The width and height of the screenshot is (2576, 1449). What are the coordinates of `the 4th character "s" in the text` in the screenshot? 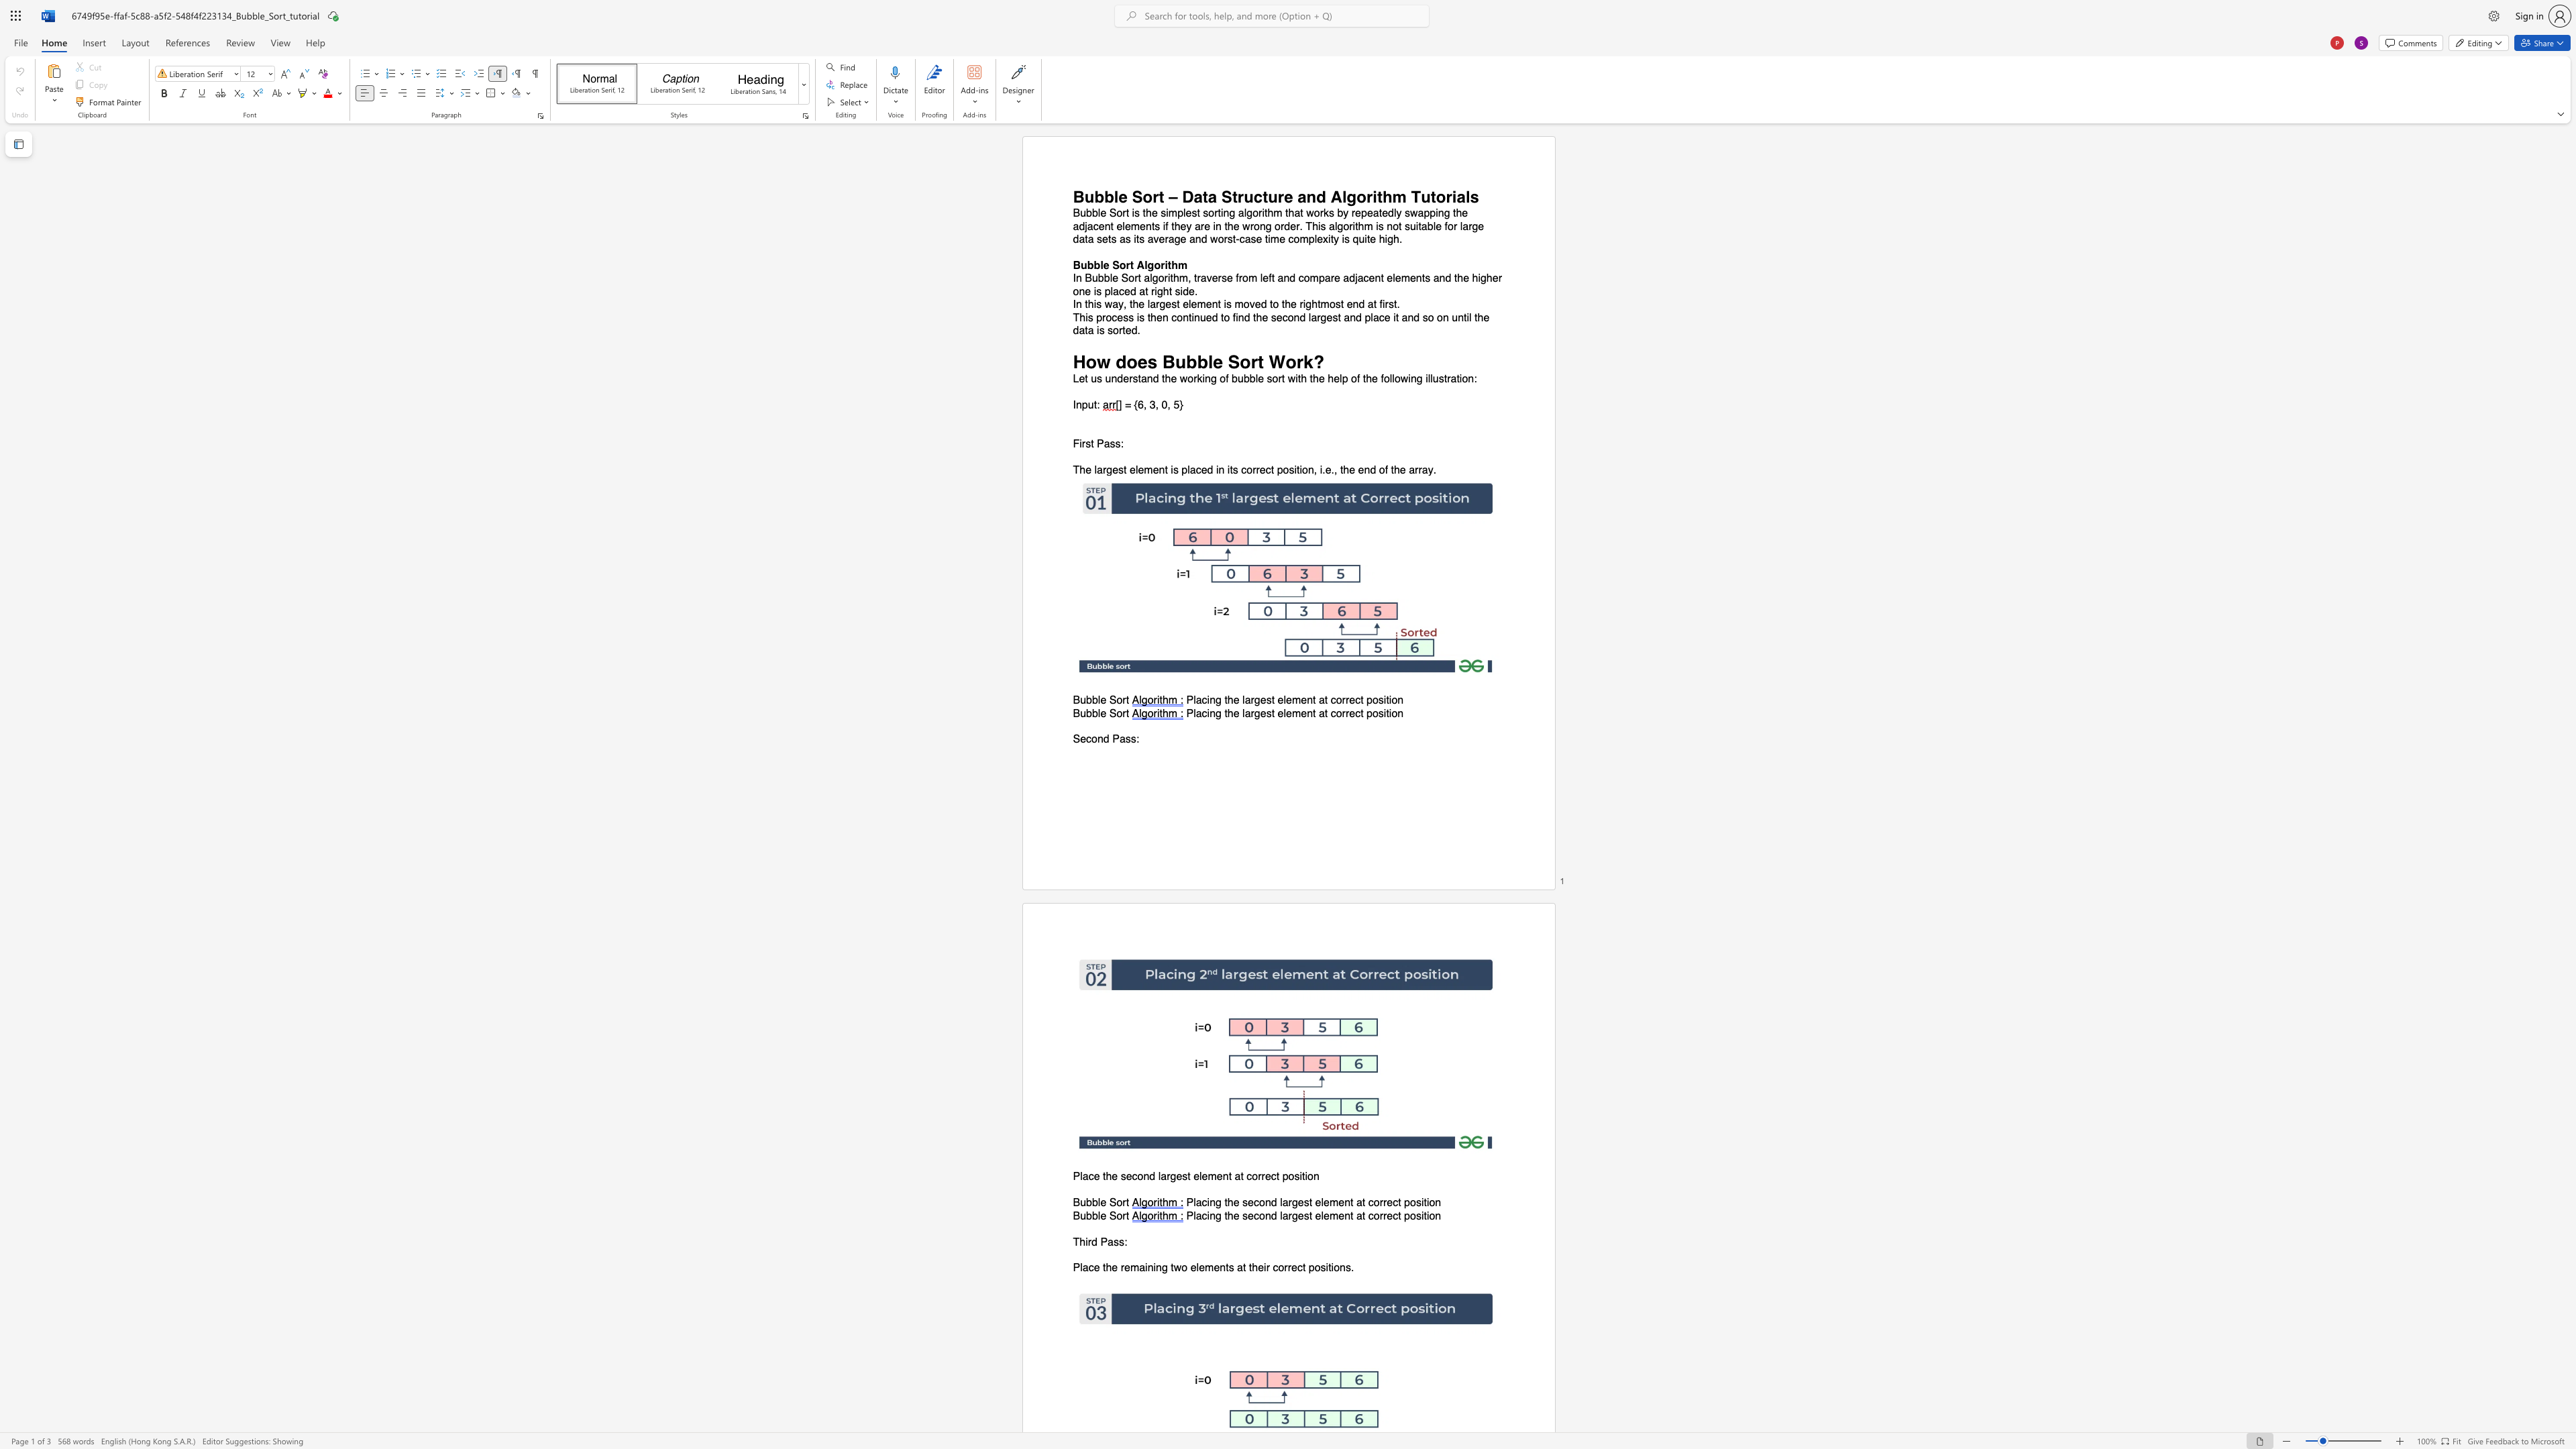 It's located at (1141, 316).